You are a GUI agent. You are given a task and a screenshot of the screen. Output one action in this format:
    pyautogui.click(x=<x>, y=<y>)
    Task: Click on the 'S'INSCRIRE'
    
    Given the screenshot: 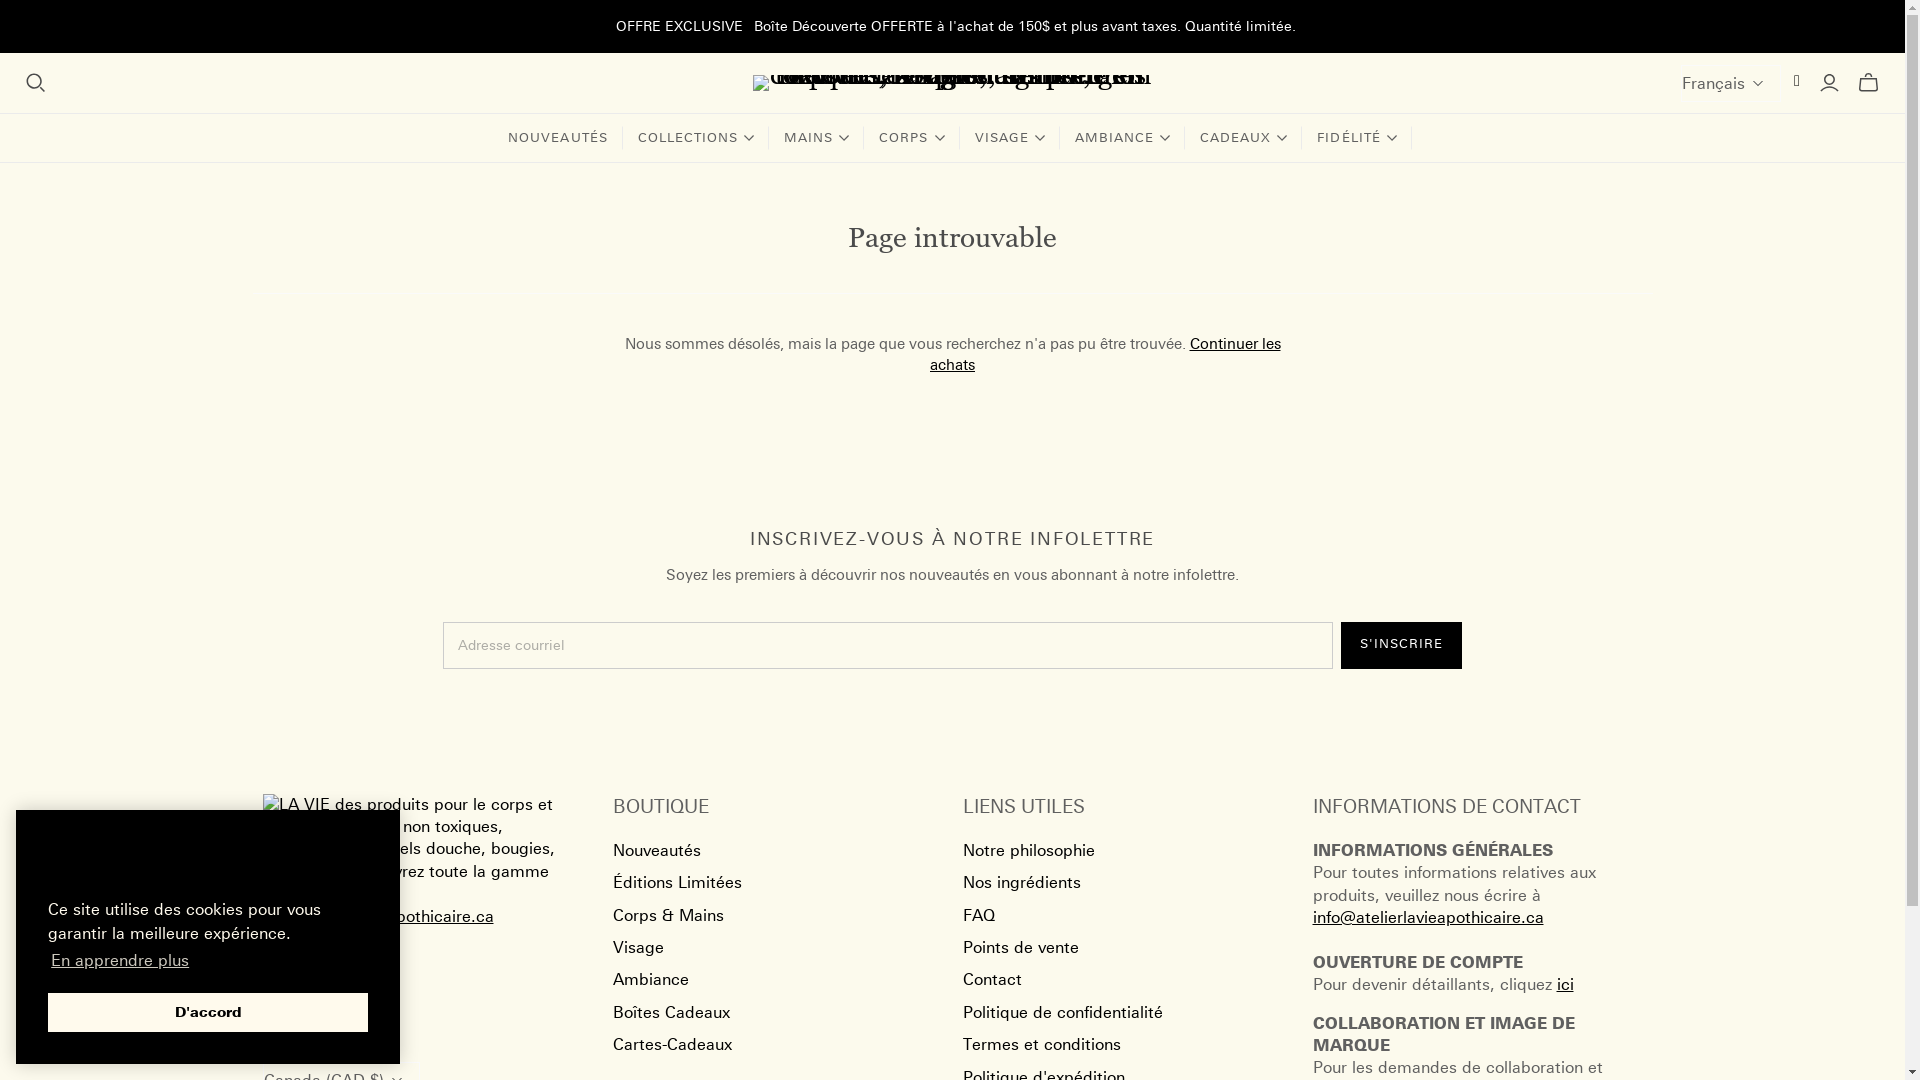 What is the action you would take?
    pyautogui.click(x=1340, y=645)
    